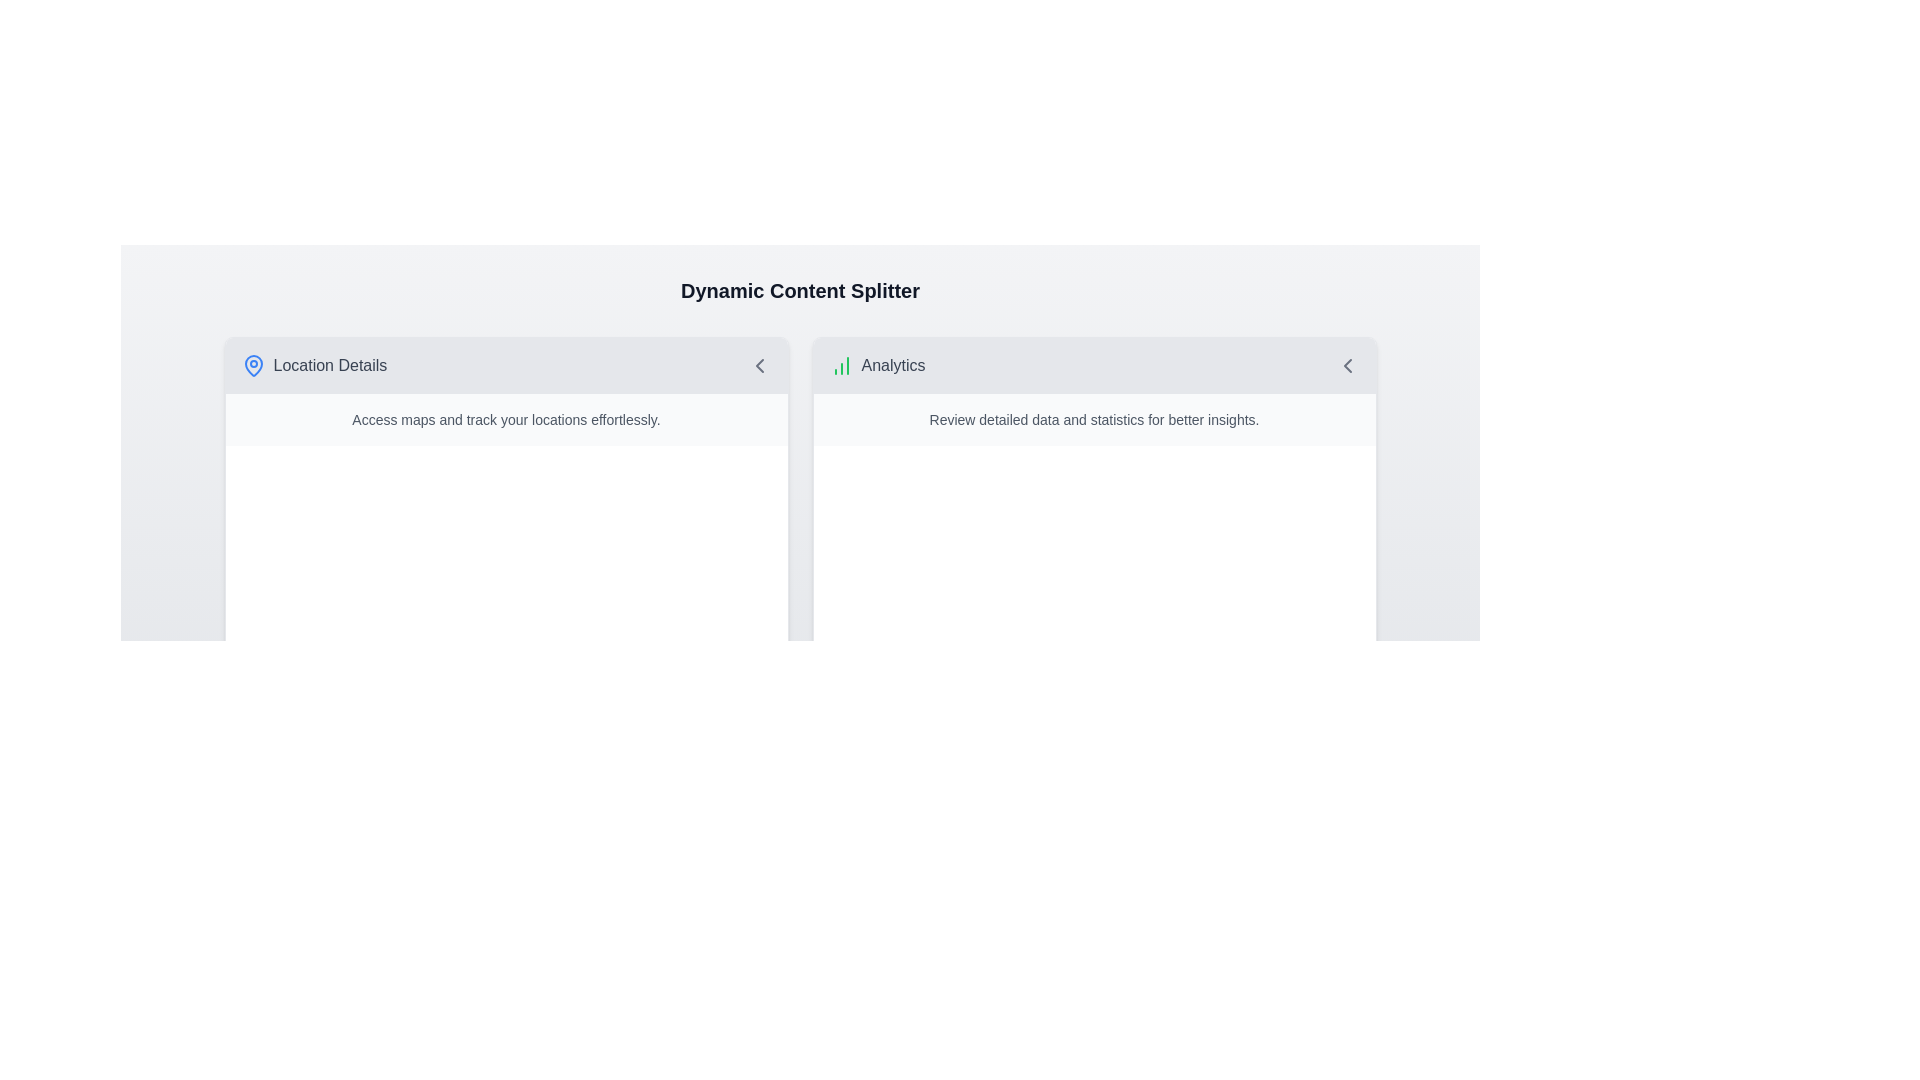  Describe the element at coordinates (330, 366) in the screenshot. I see `the text label displaying 'Location Details', which is styled in grey and positioned next to a blue map pin icon` at that location.